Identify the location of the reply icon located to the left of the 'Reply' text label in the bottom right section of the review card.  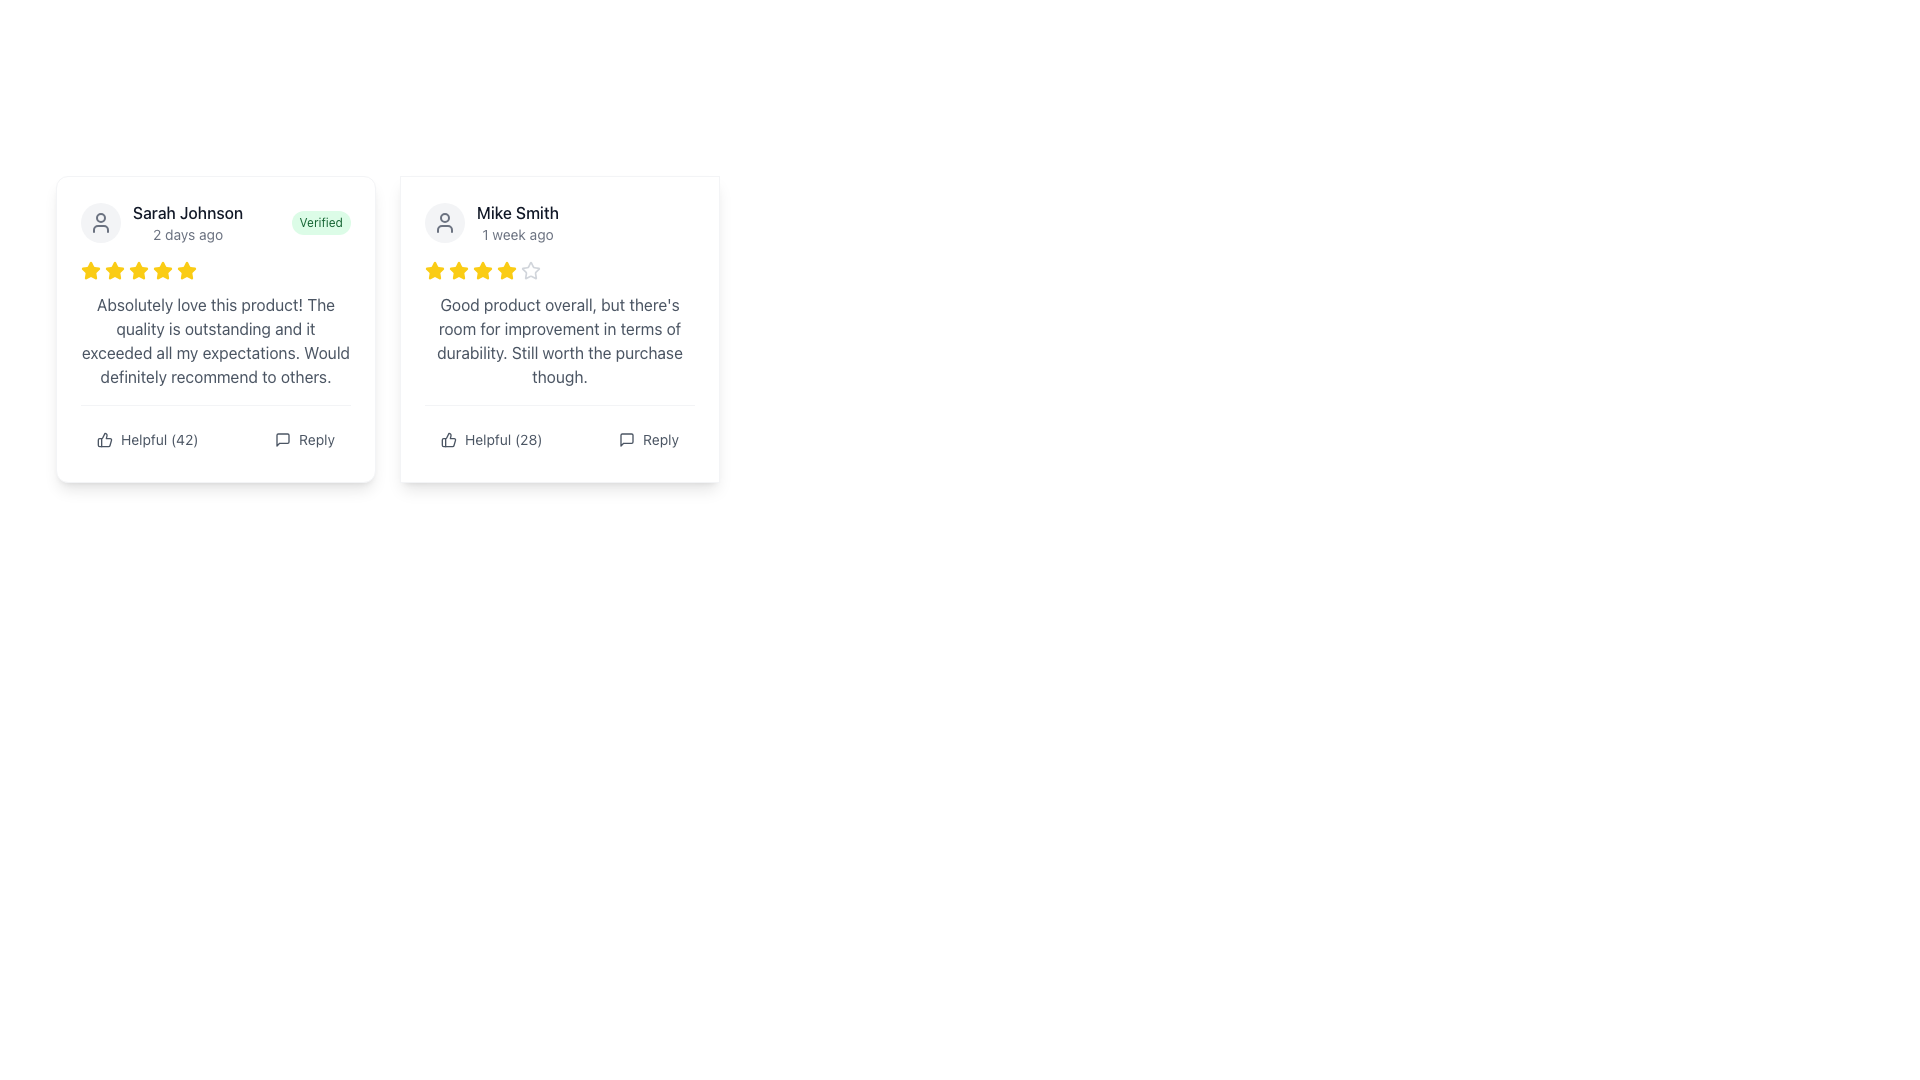
(626, 438).